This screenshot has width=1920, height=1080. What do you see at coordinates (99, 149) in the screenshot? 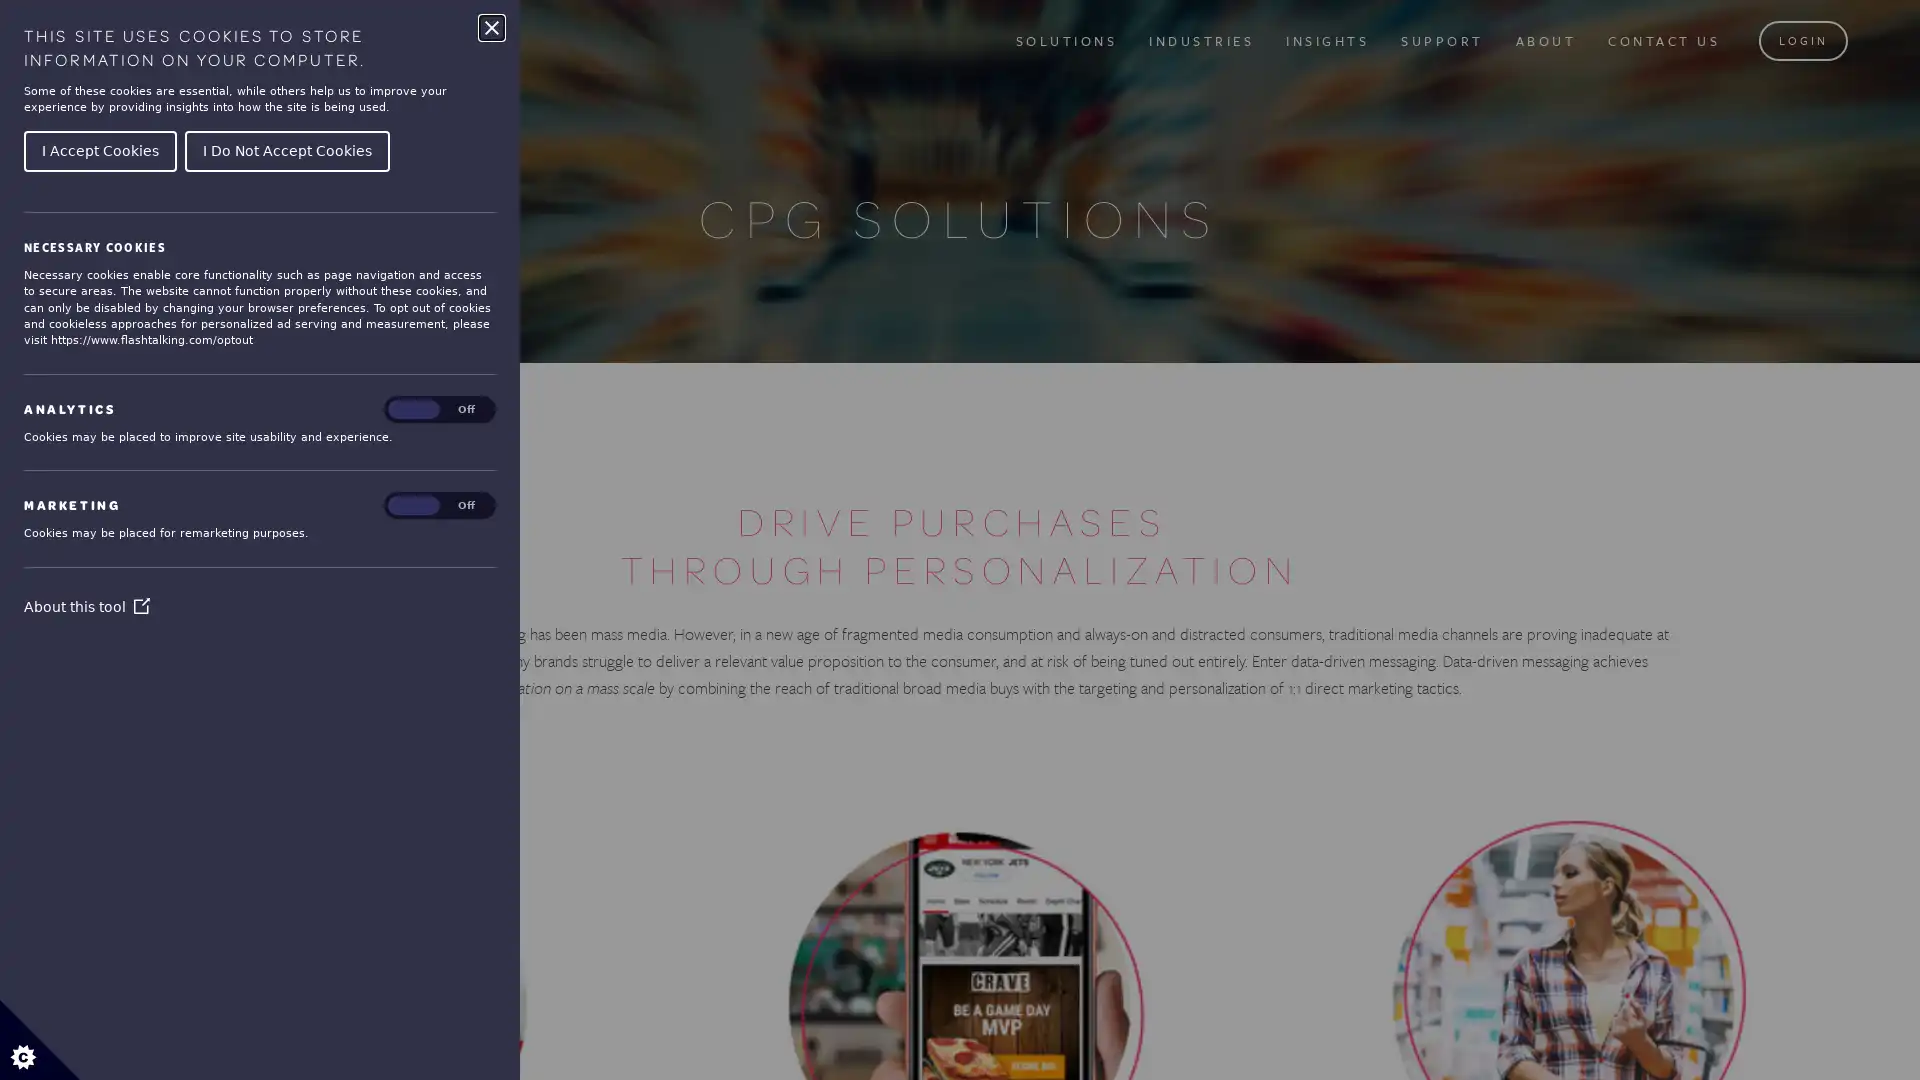
I see `I Accept Cookies` at bounding box center [99, 149].